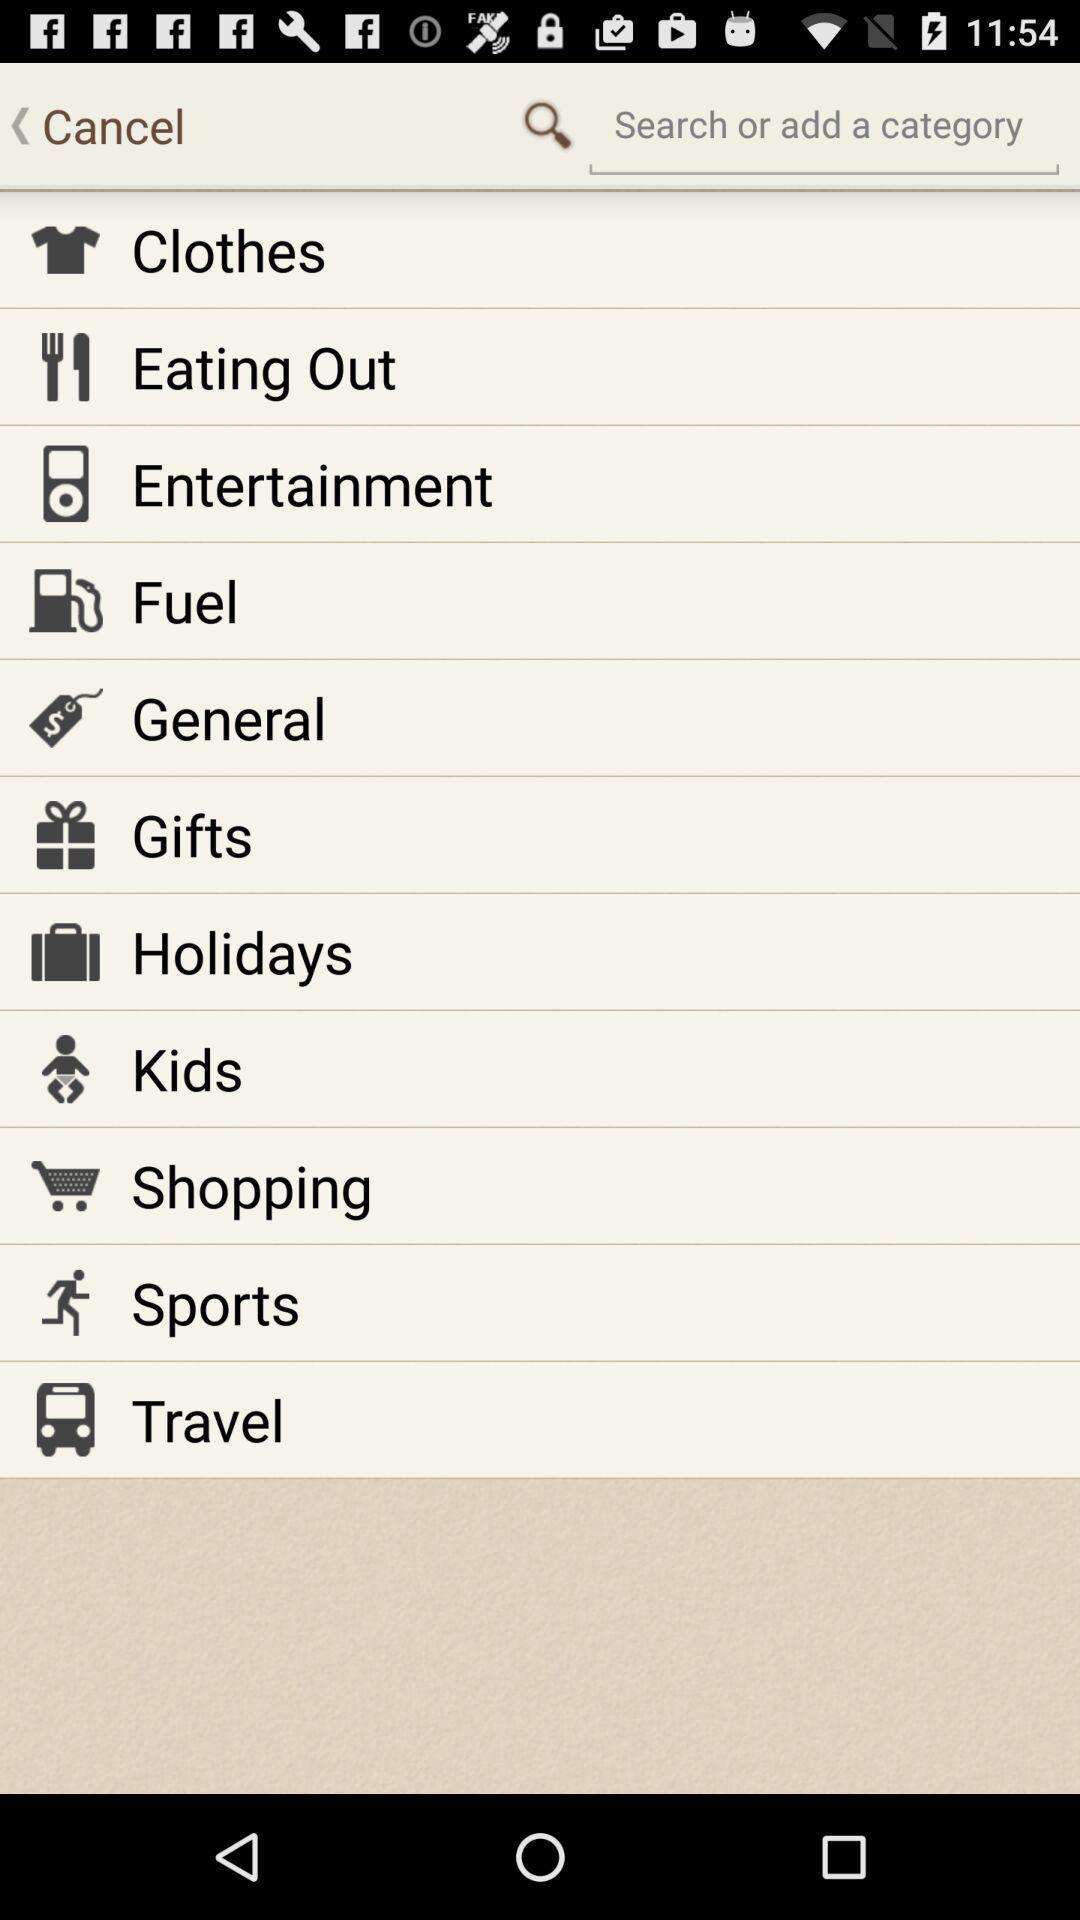  I want to click on the icon below the shopping item, so click(216, 1302).